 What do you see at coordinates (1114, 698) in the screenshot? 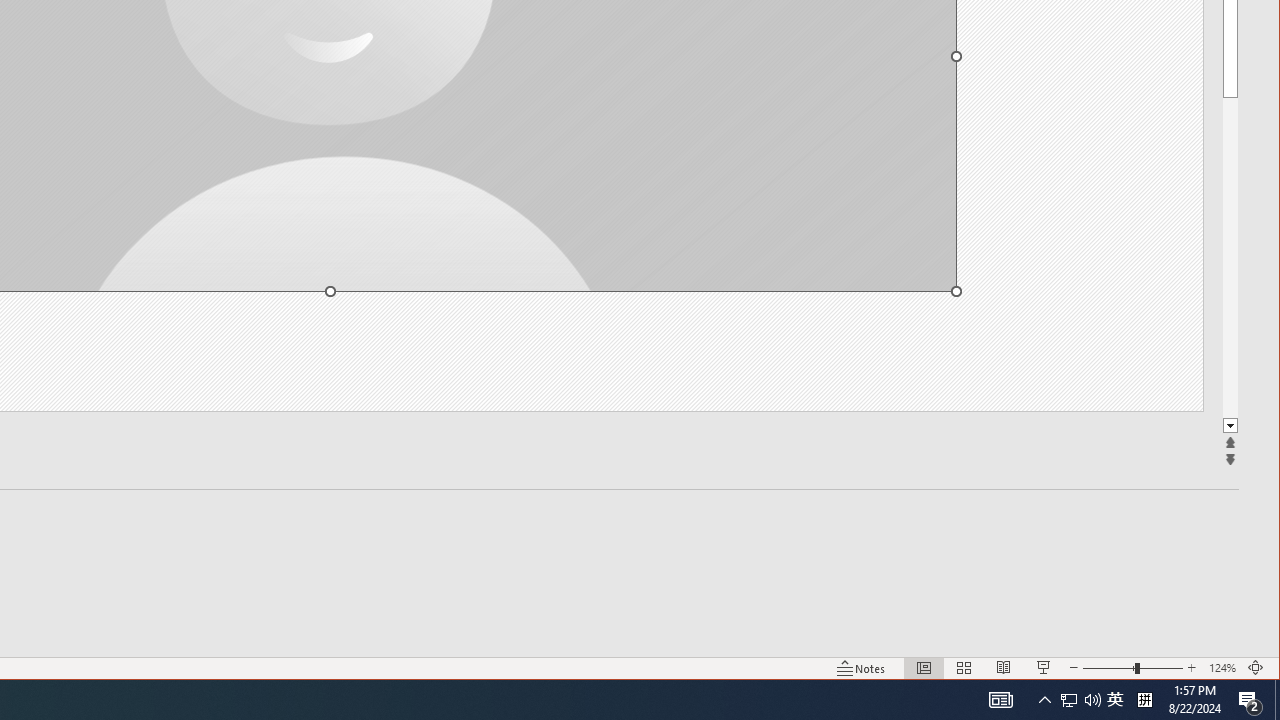
I see `'Zoom'` at bounding box center [1114, 698].